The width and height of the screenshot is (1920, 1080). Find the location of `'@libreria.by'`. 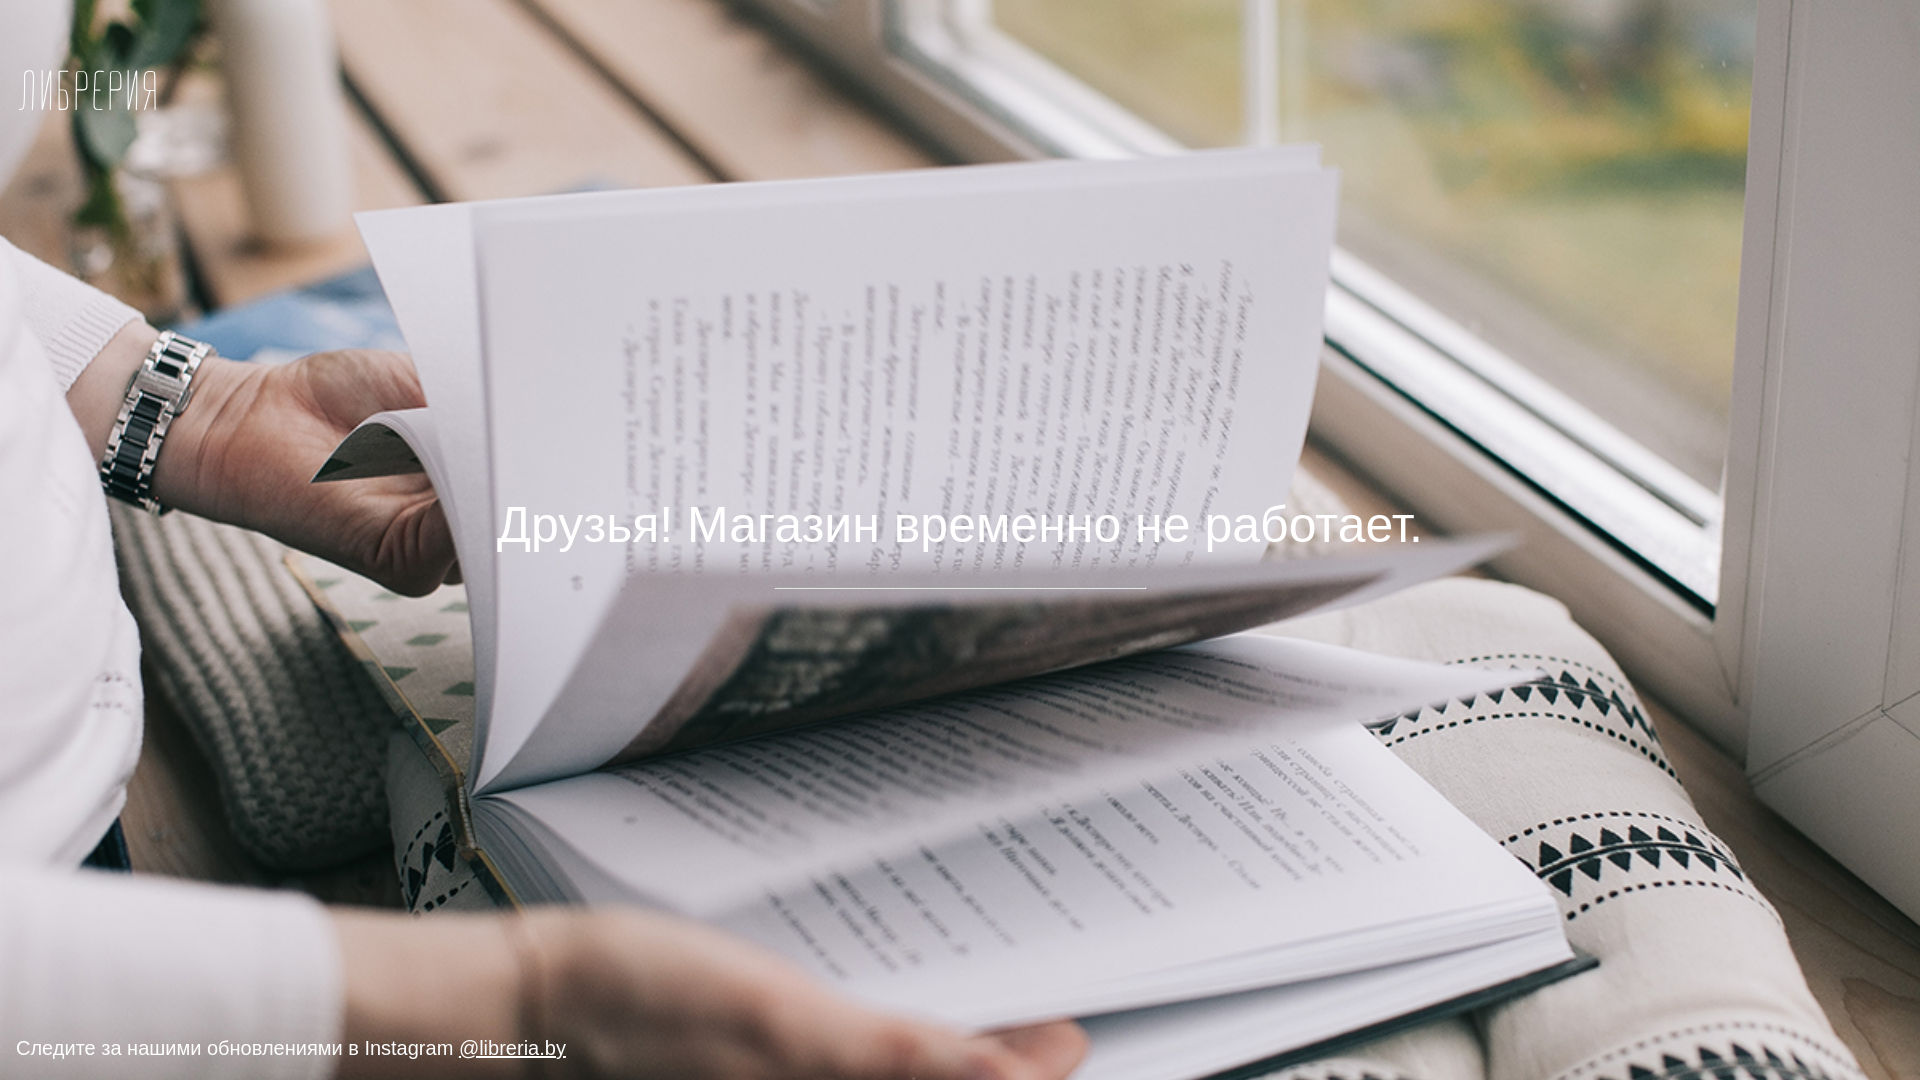

'@libreria.by' is located at coordinates (458, 1047).